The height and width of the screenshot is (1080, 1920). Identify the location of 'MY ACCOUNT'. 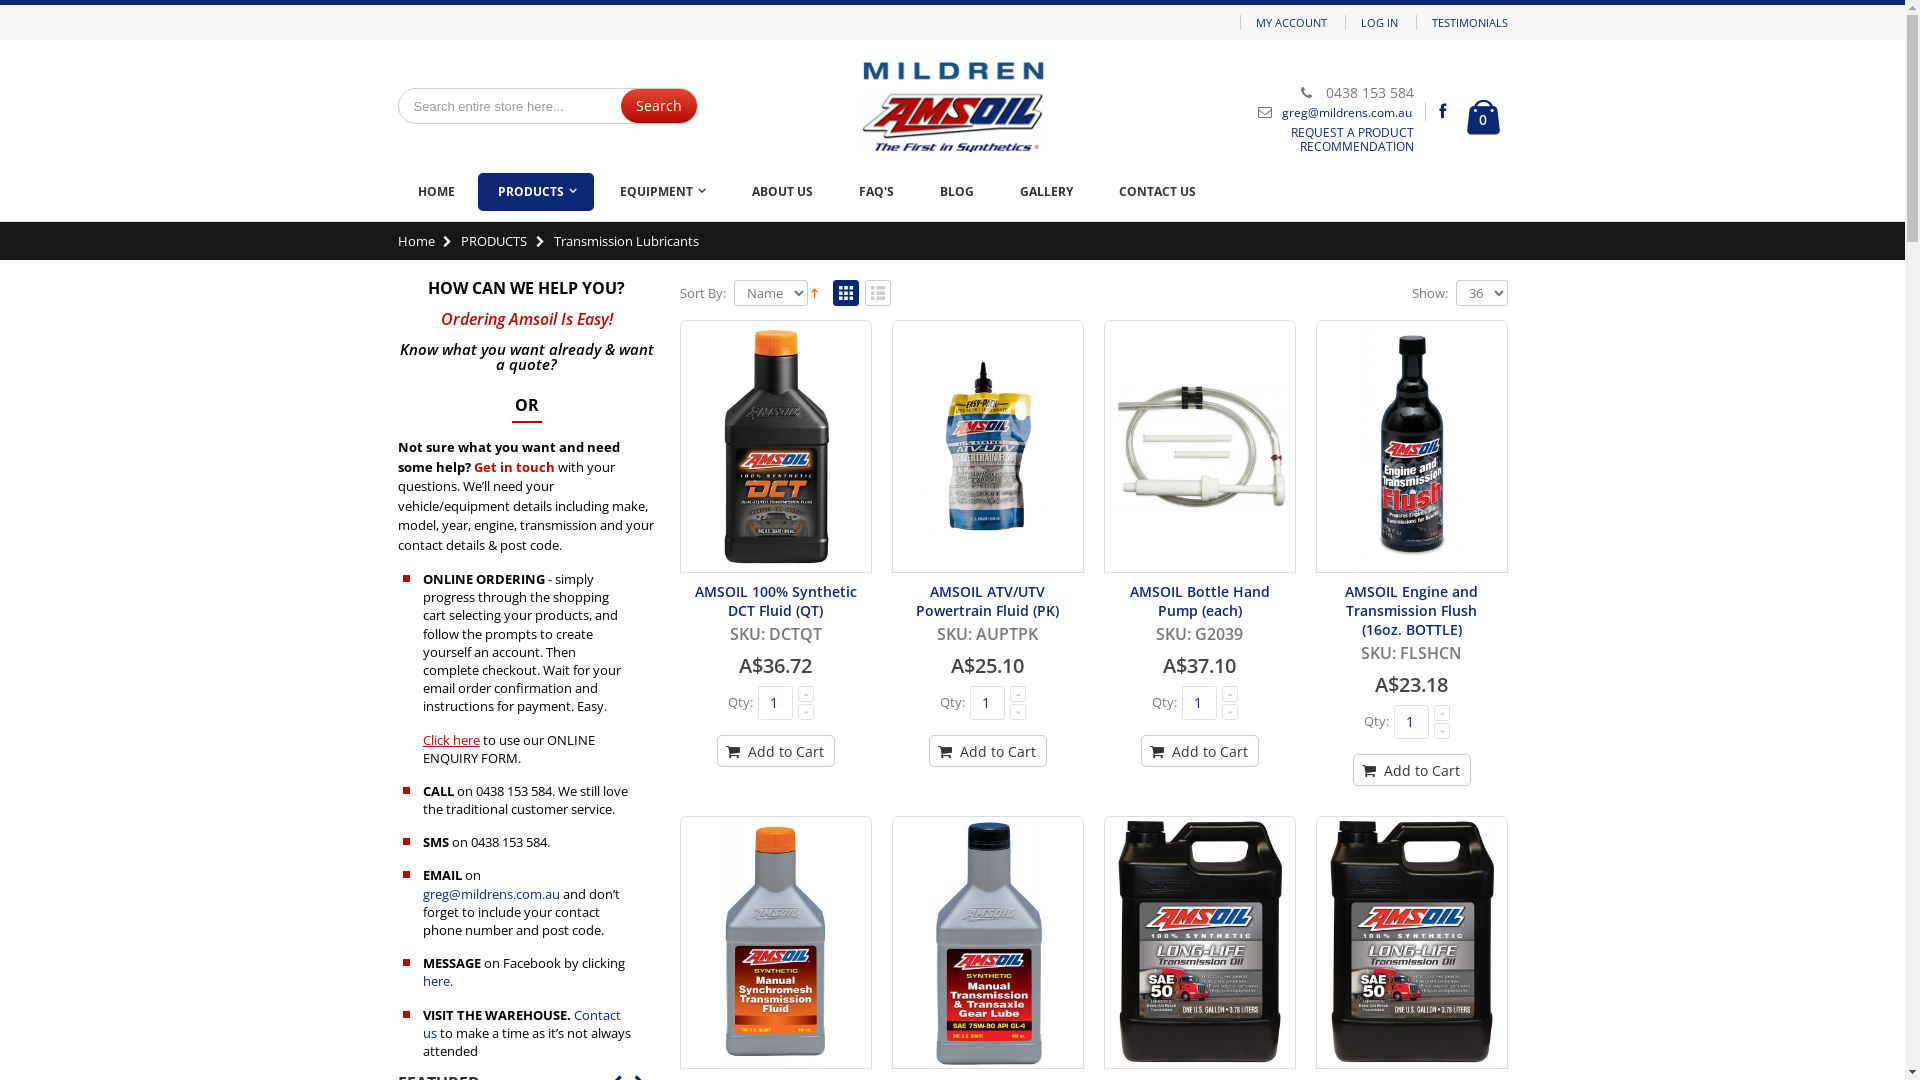
(1291, 22).